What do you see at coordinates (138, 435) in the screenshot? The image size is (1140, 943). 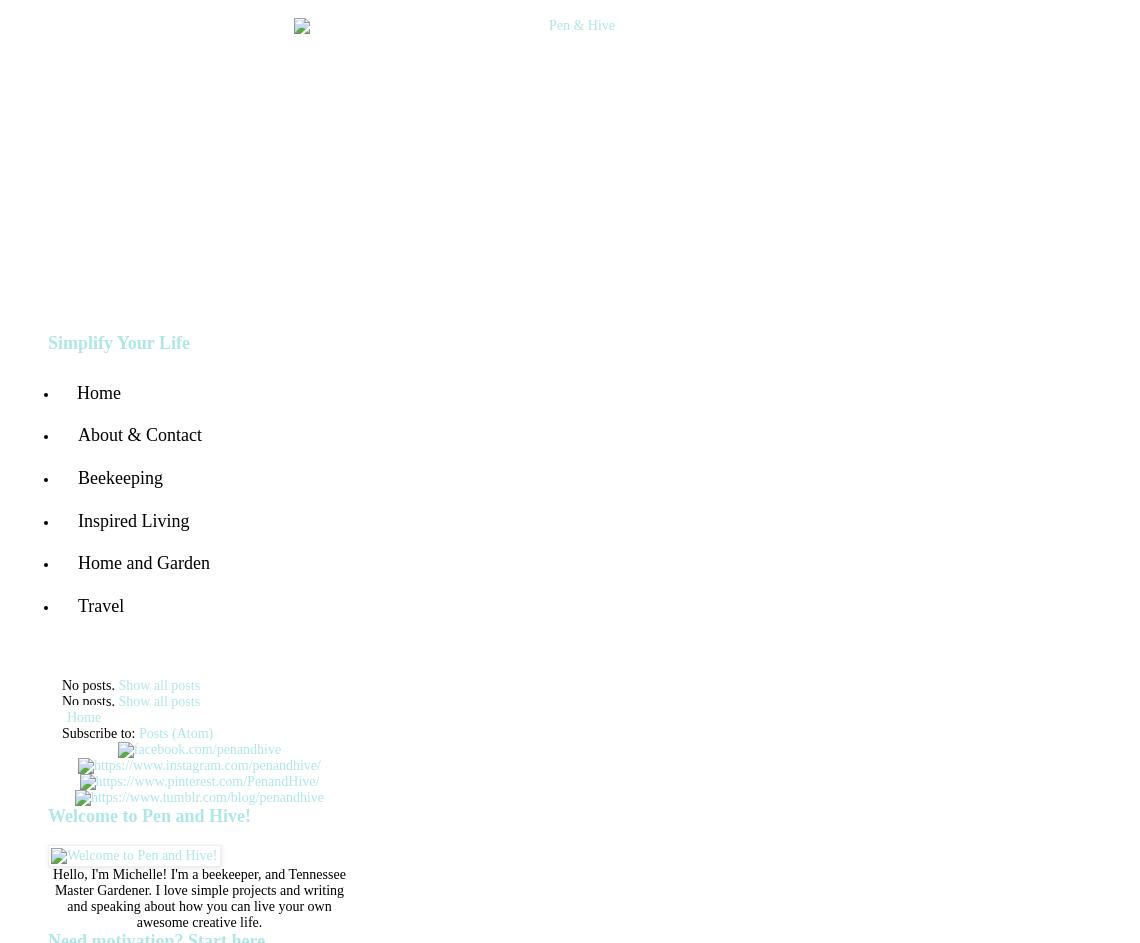 I see `'About & Contact'` at bounding box center [138, 435].